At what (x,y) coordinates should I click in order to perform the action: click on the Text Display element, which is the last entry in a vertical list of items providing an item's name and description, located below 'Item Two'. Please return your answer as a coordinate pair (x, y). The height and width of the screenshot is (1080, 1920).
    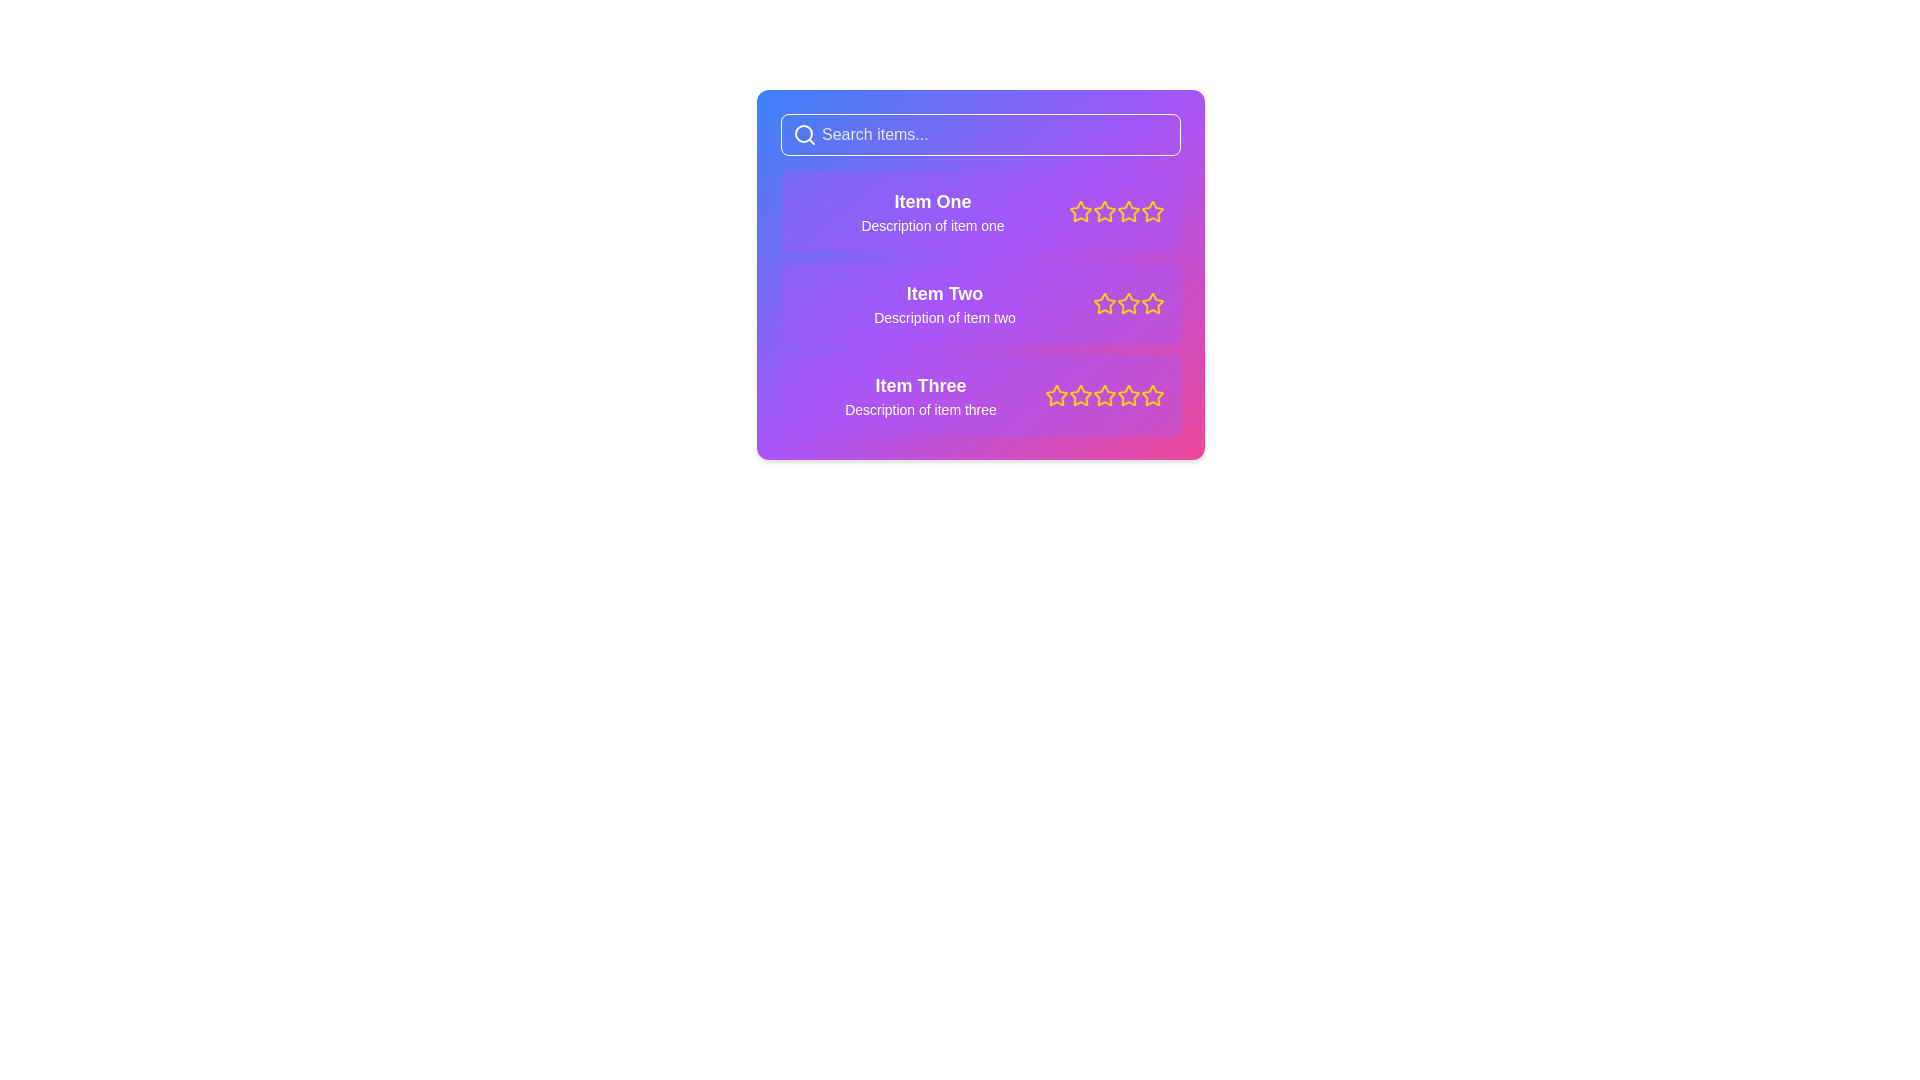
    Looking at the image, I should click on (920, 396).